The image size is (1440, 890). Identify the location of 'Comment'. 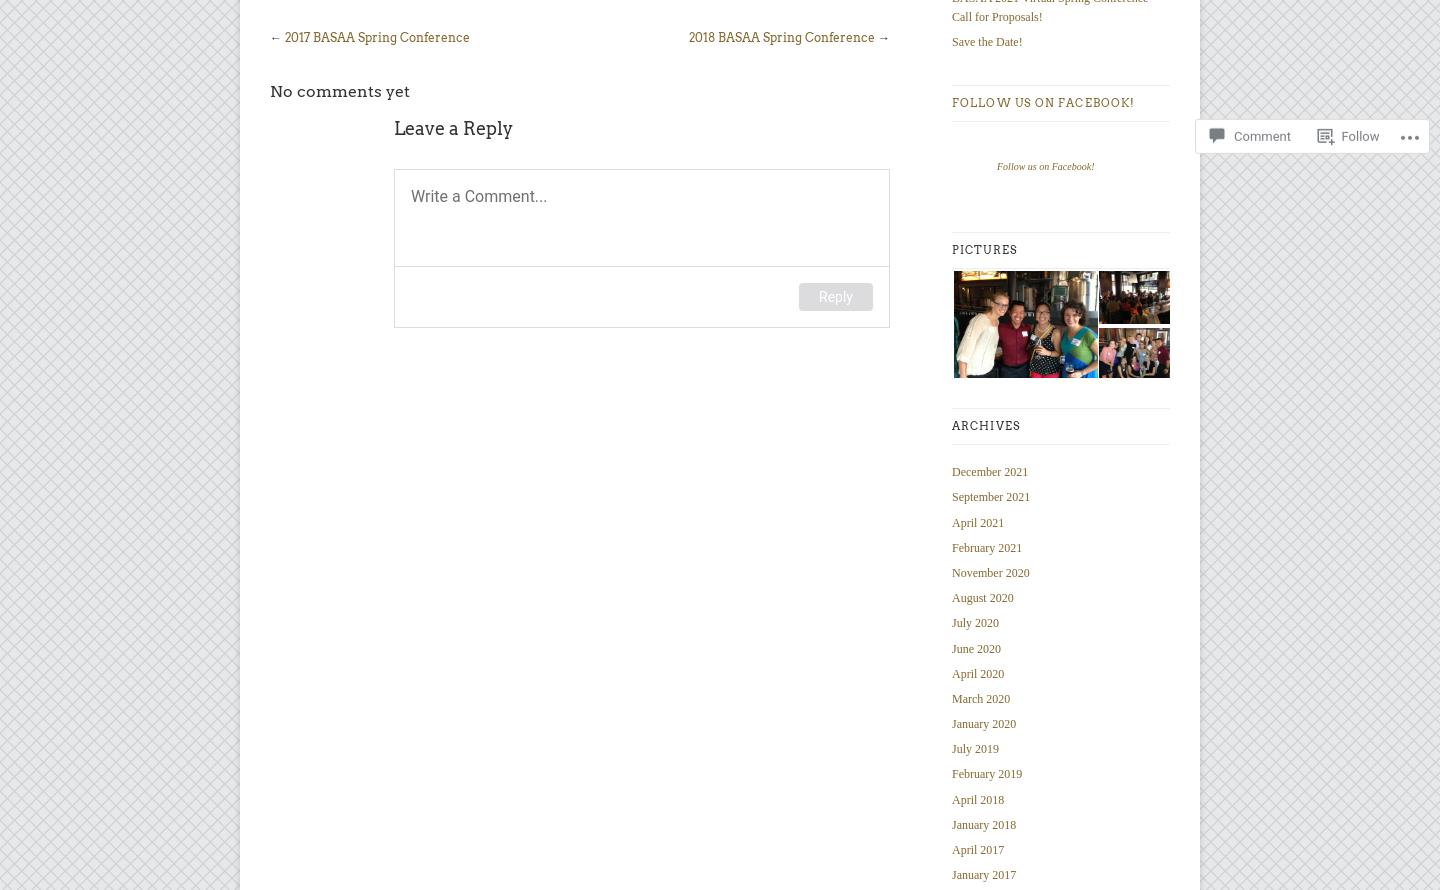
(1262, 81).